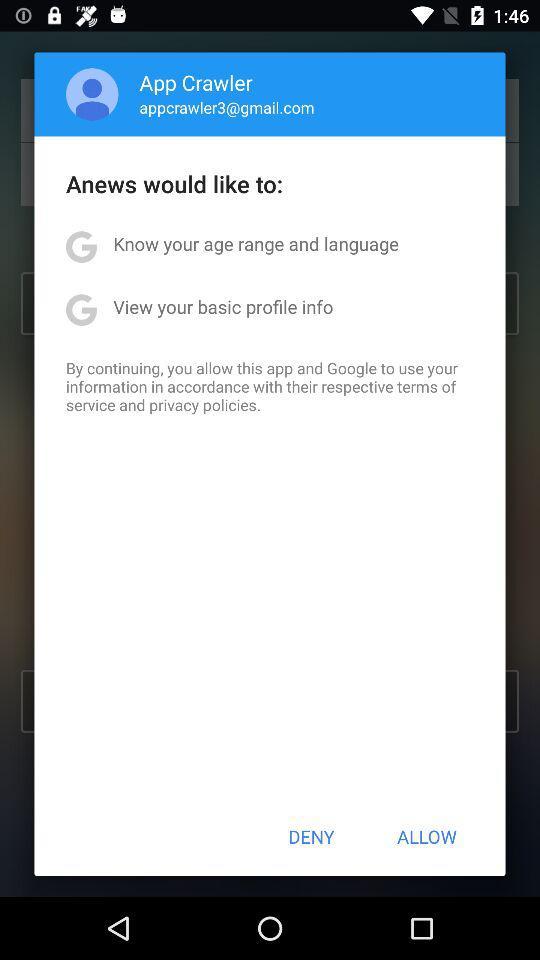  What do you see at coordinates (256, 242) in the screenshot?
I see `icon above the view your basic` at bounding box center [256, 242].